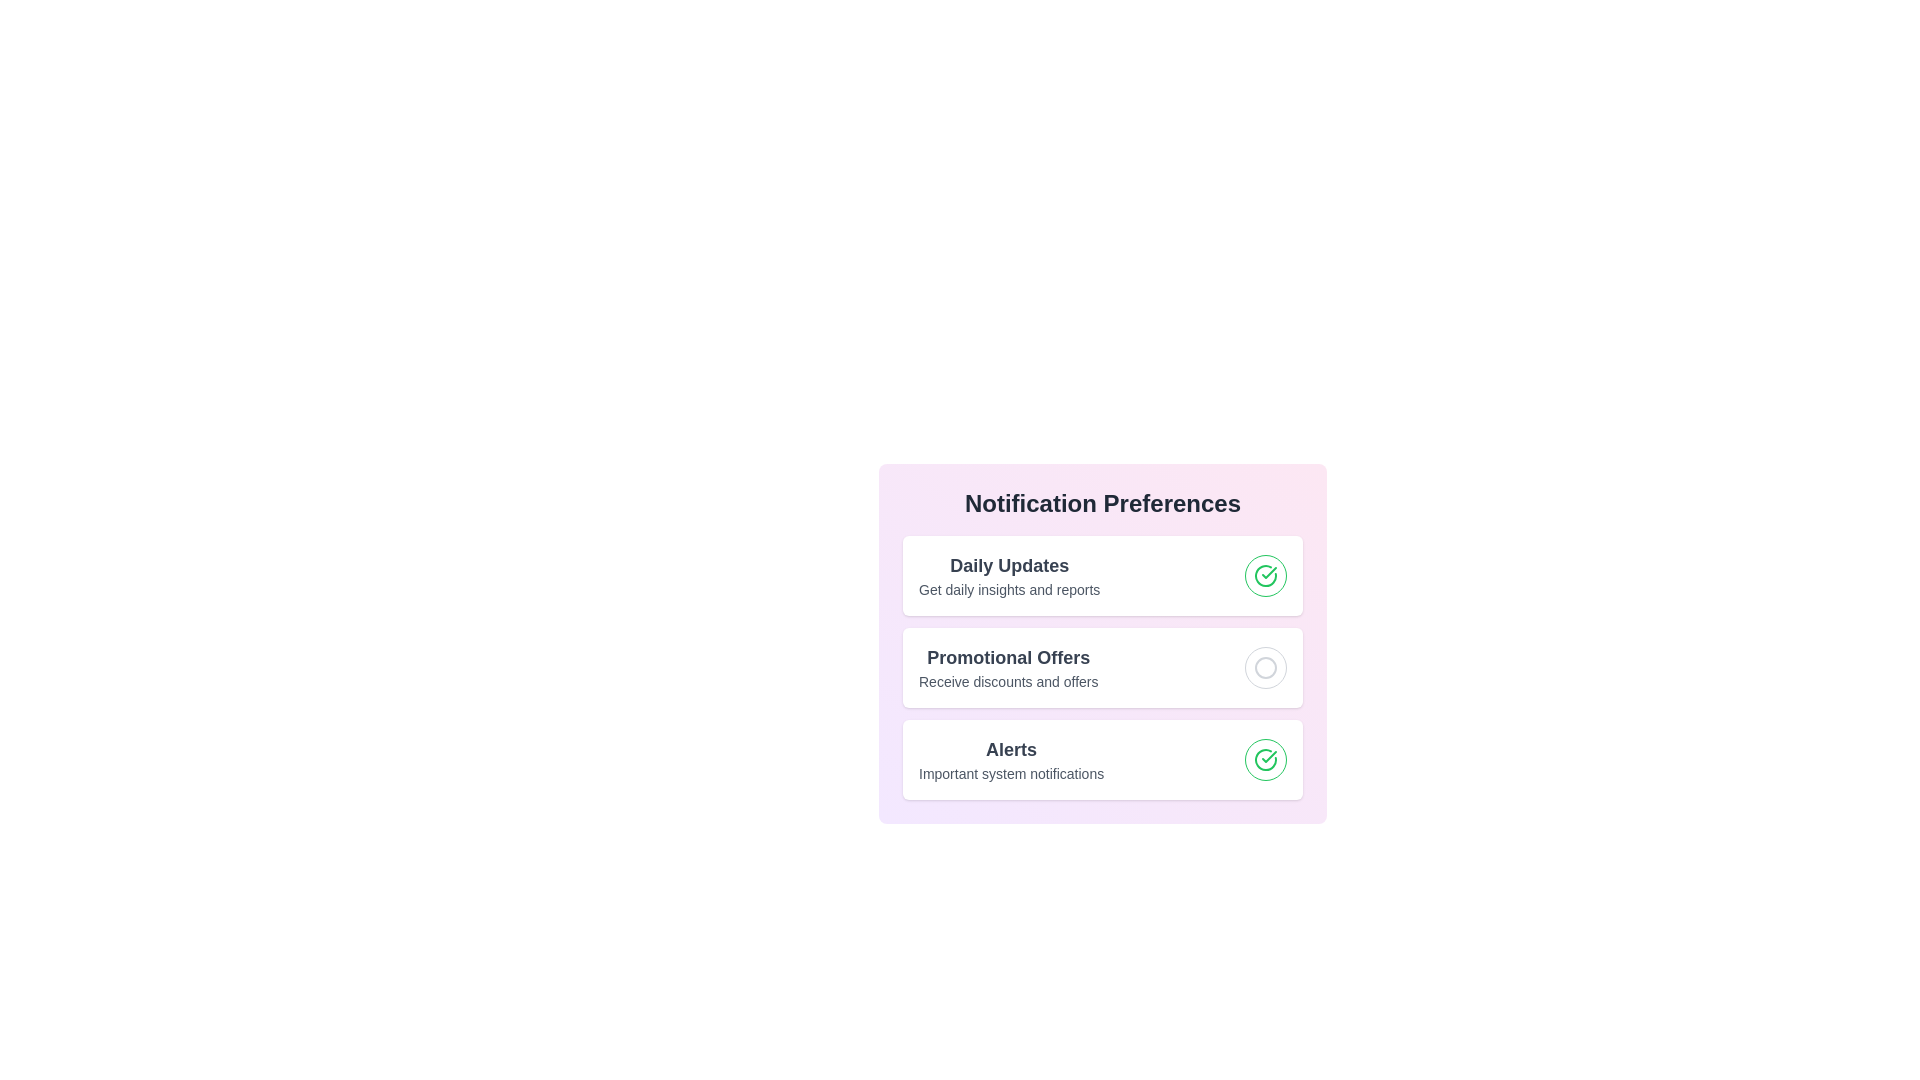 The image size is (1920, 1080). What do you see at coordinates (1102, 575) in the screenshot?
I see `the visual layout of Daily Updates in the NotificationSelector component` at bounding box center [1102, 575].